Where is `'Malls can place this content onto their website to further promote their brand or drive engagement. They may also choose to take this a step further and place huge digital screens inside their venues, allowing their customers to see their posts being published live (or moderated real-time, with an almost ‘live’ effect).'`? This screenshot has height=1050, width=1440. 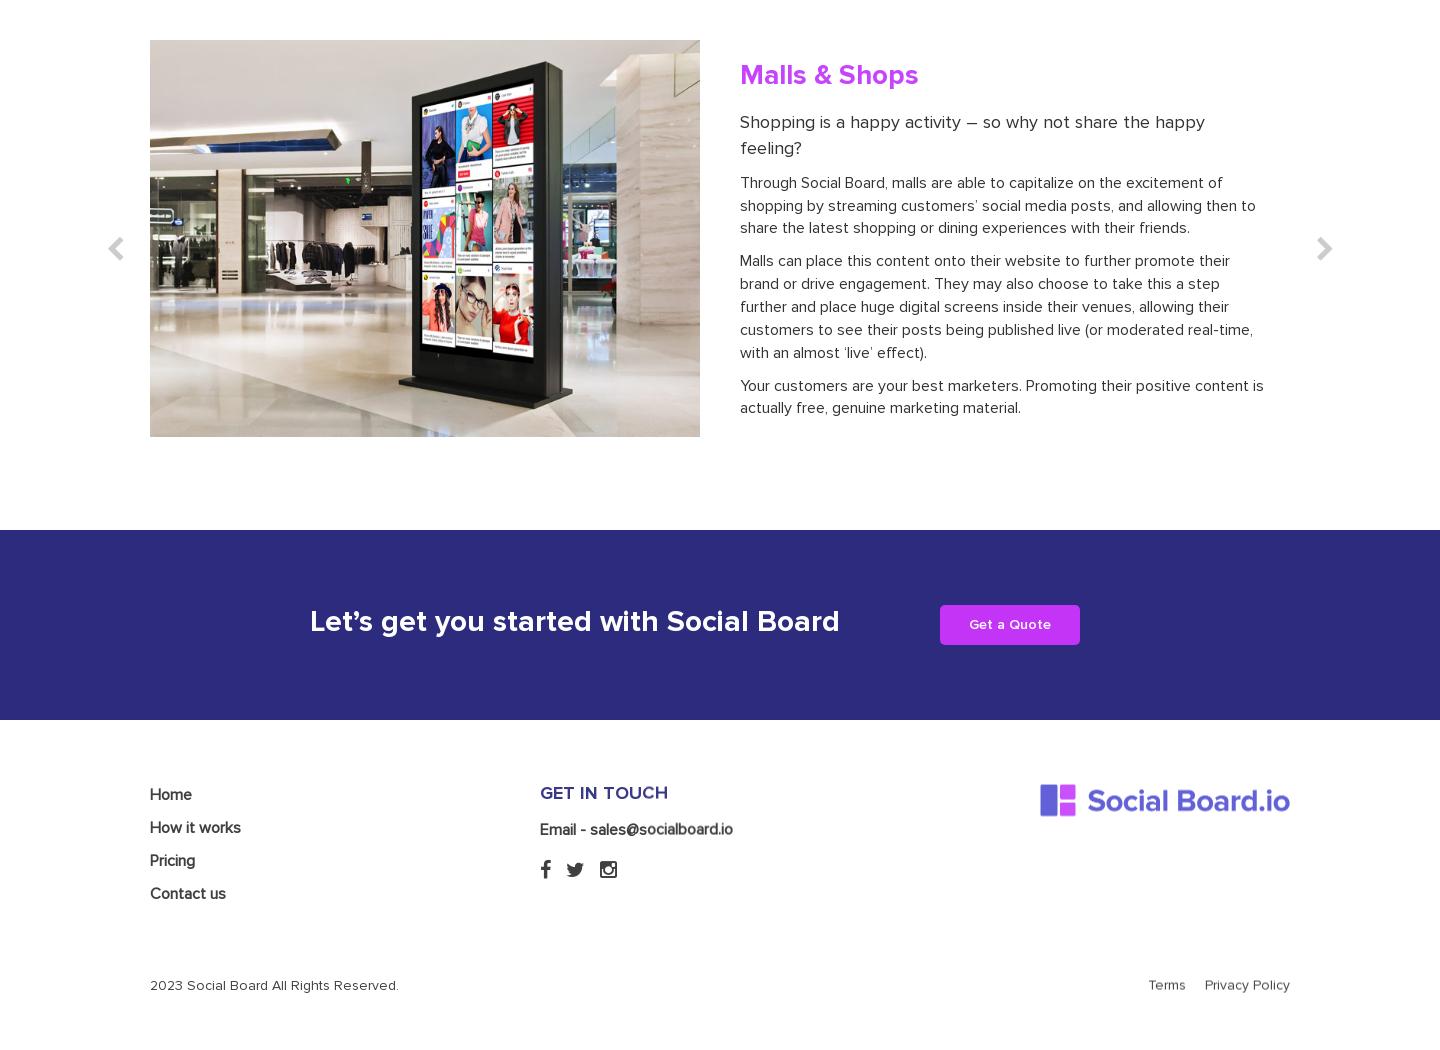 'Malls can place this content onto their website to further promote their brand or drive engagement. They may also choose to take this a step further and place huge digital screens inside their venues, allowing their customers to see their posts being published live (or moderated real-time, with an almost ‘live’ effect).' is located at coordinates (995, 306).